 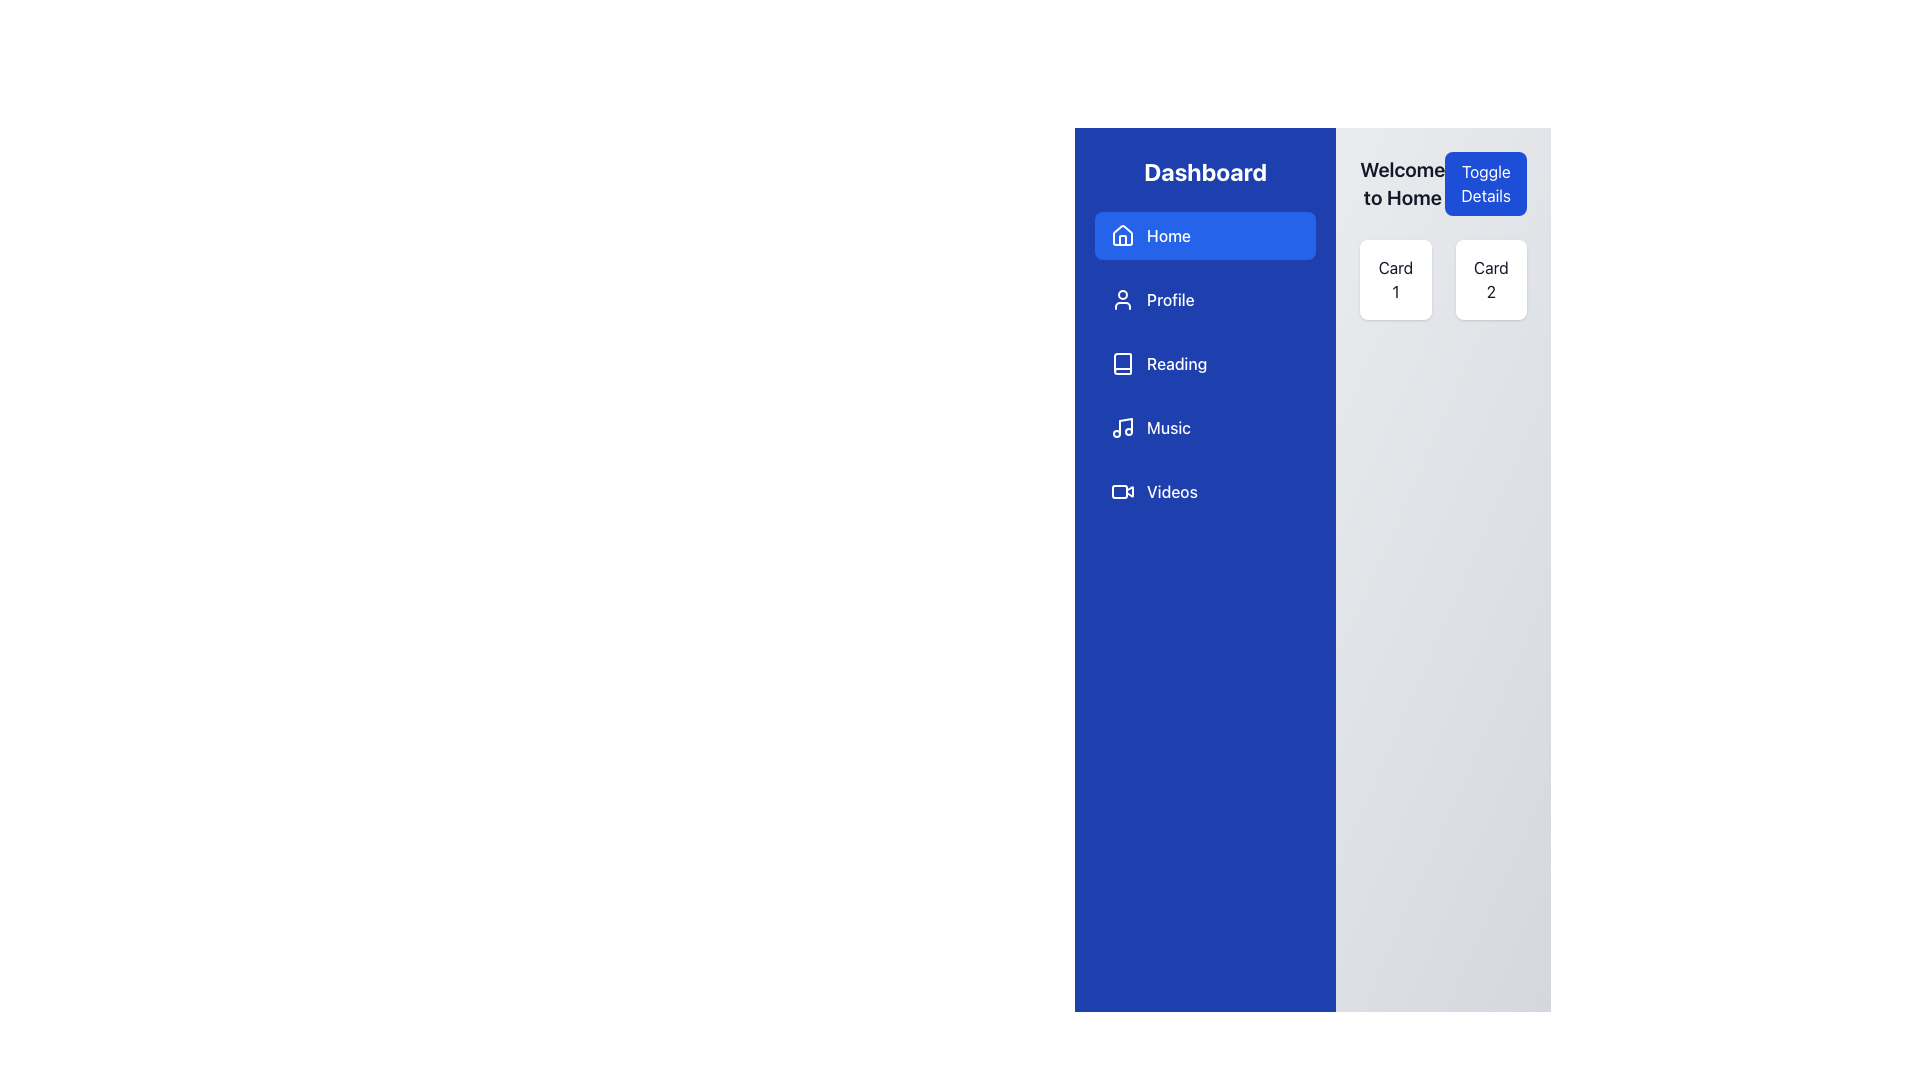 What do you see at coordinates (1123, 234) in the screenshot?
I see `the simplified house icon representing the 'Home' button located at the top of the vertical navigation menu on the left side of the application interface` at bounding box center [1123, 234].